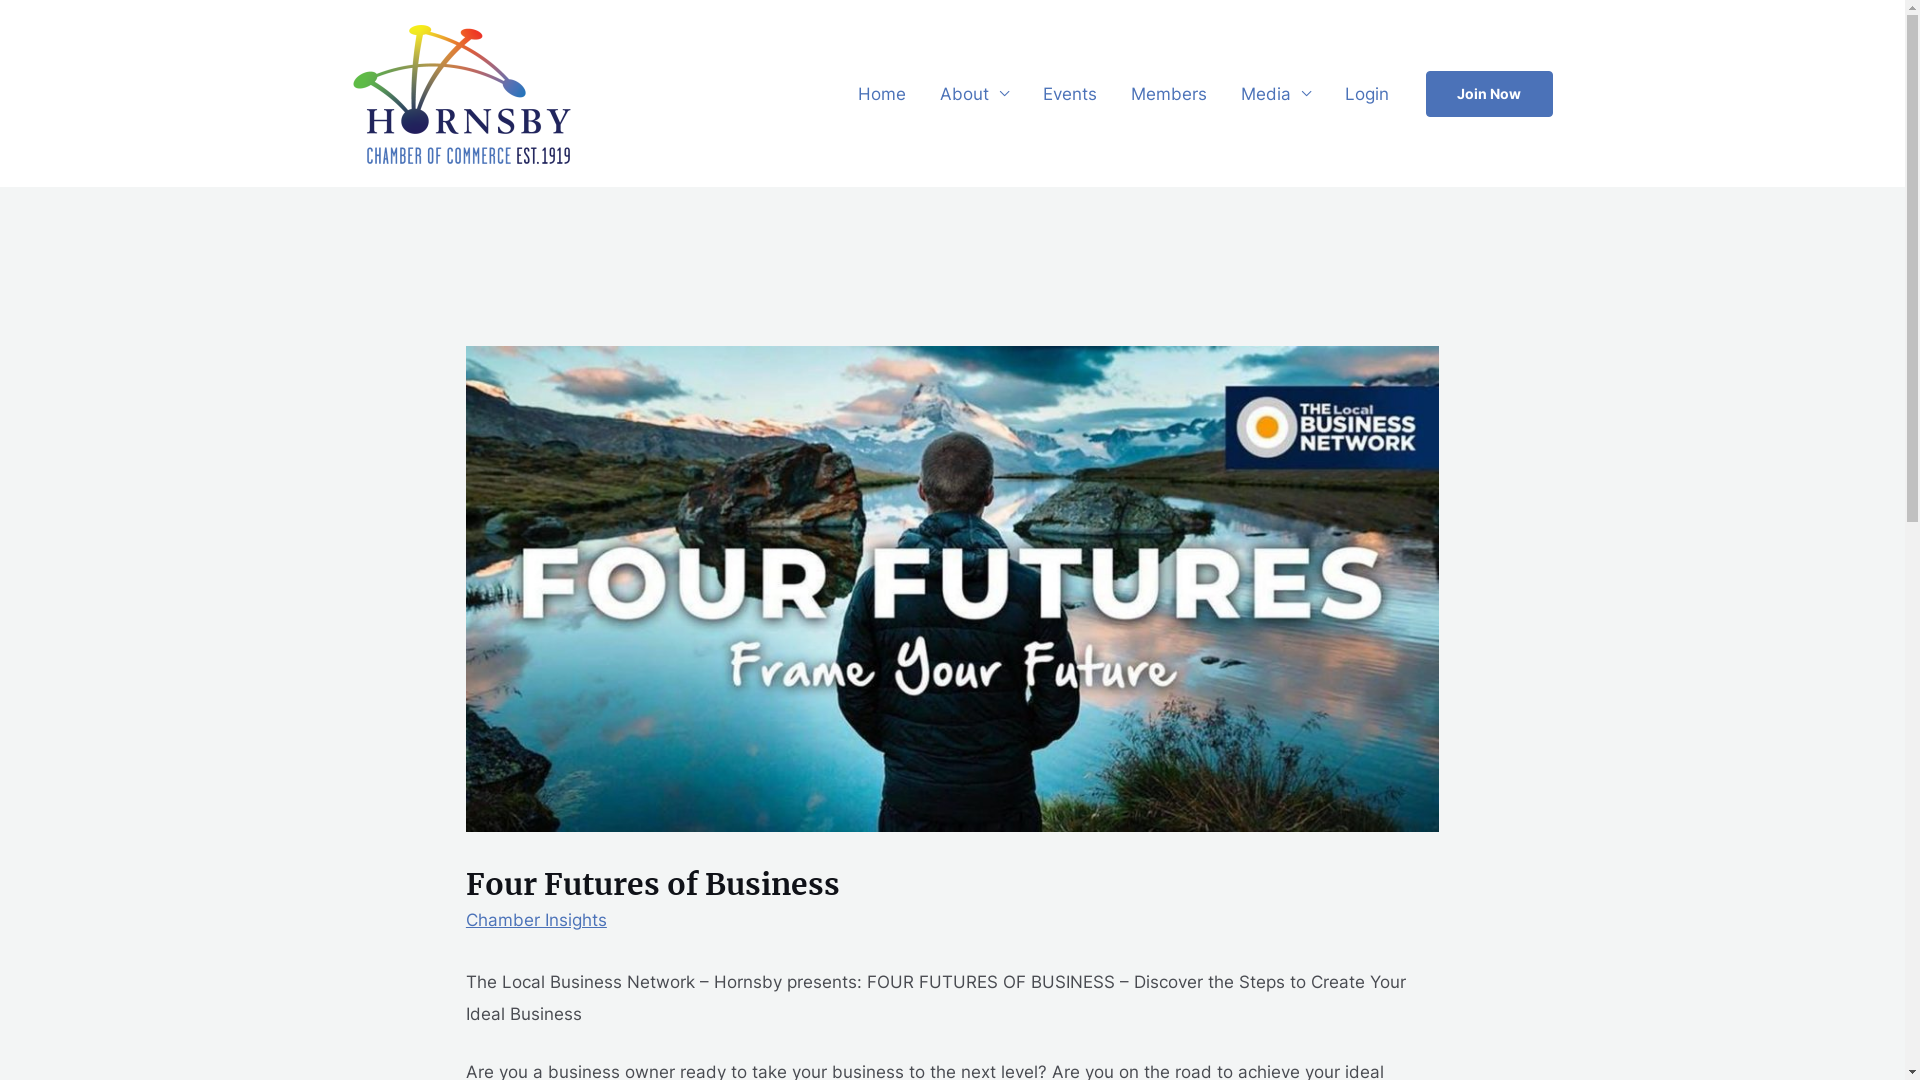 This screenshot has height=1080, width=1920. What do you see at coordinates (1069, 92) in the screenshot?
I see `'Events'` at bounding box center [1069, 92].